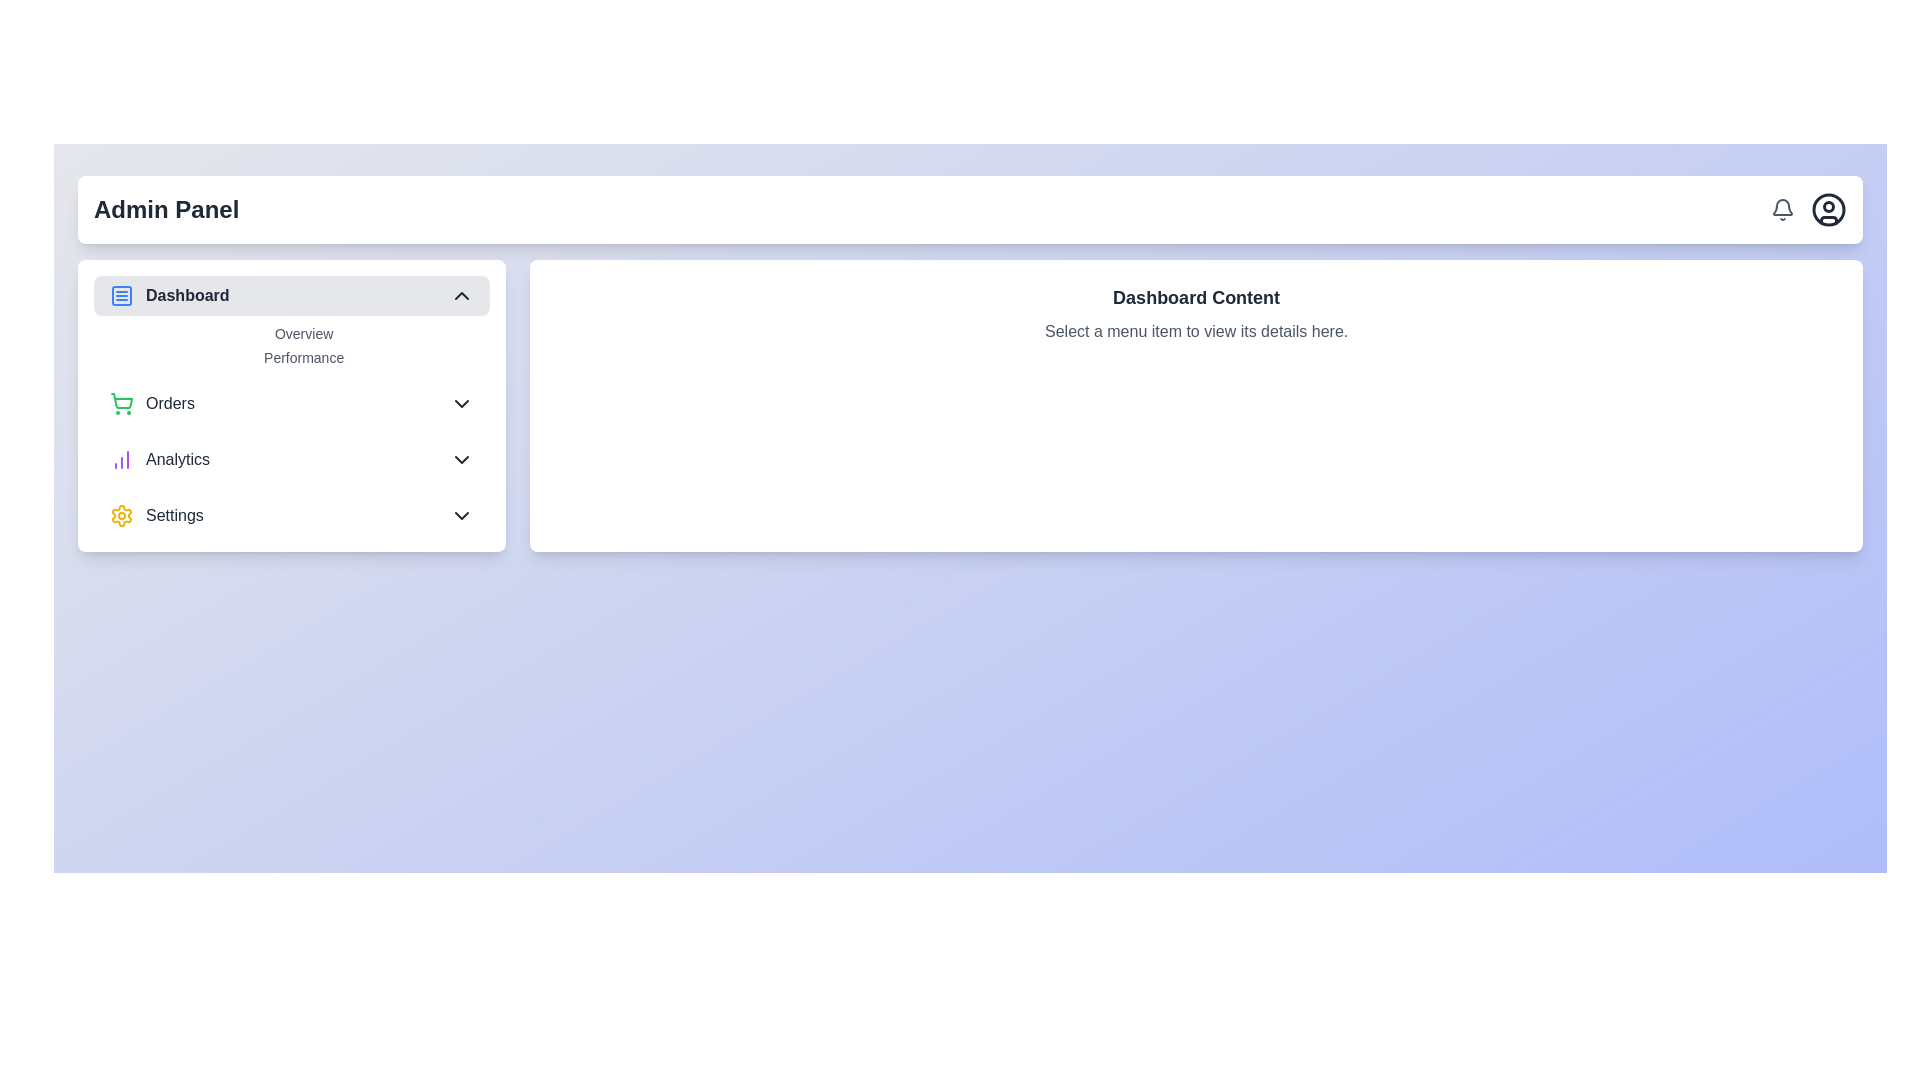 The height and width of the screenshot is (1080, 1920). I want to click on the clickable text label under the 'Dashboard' heading in the left-hand side menu panel, so click(302, 333).